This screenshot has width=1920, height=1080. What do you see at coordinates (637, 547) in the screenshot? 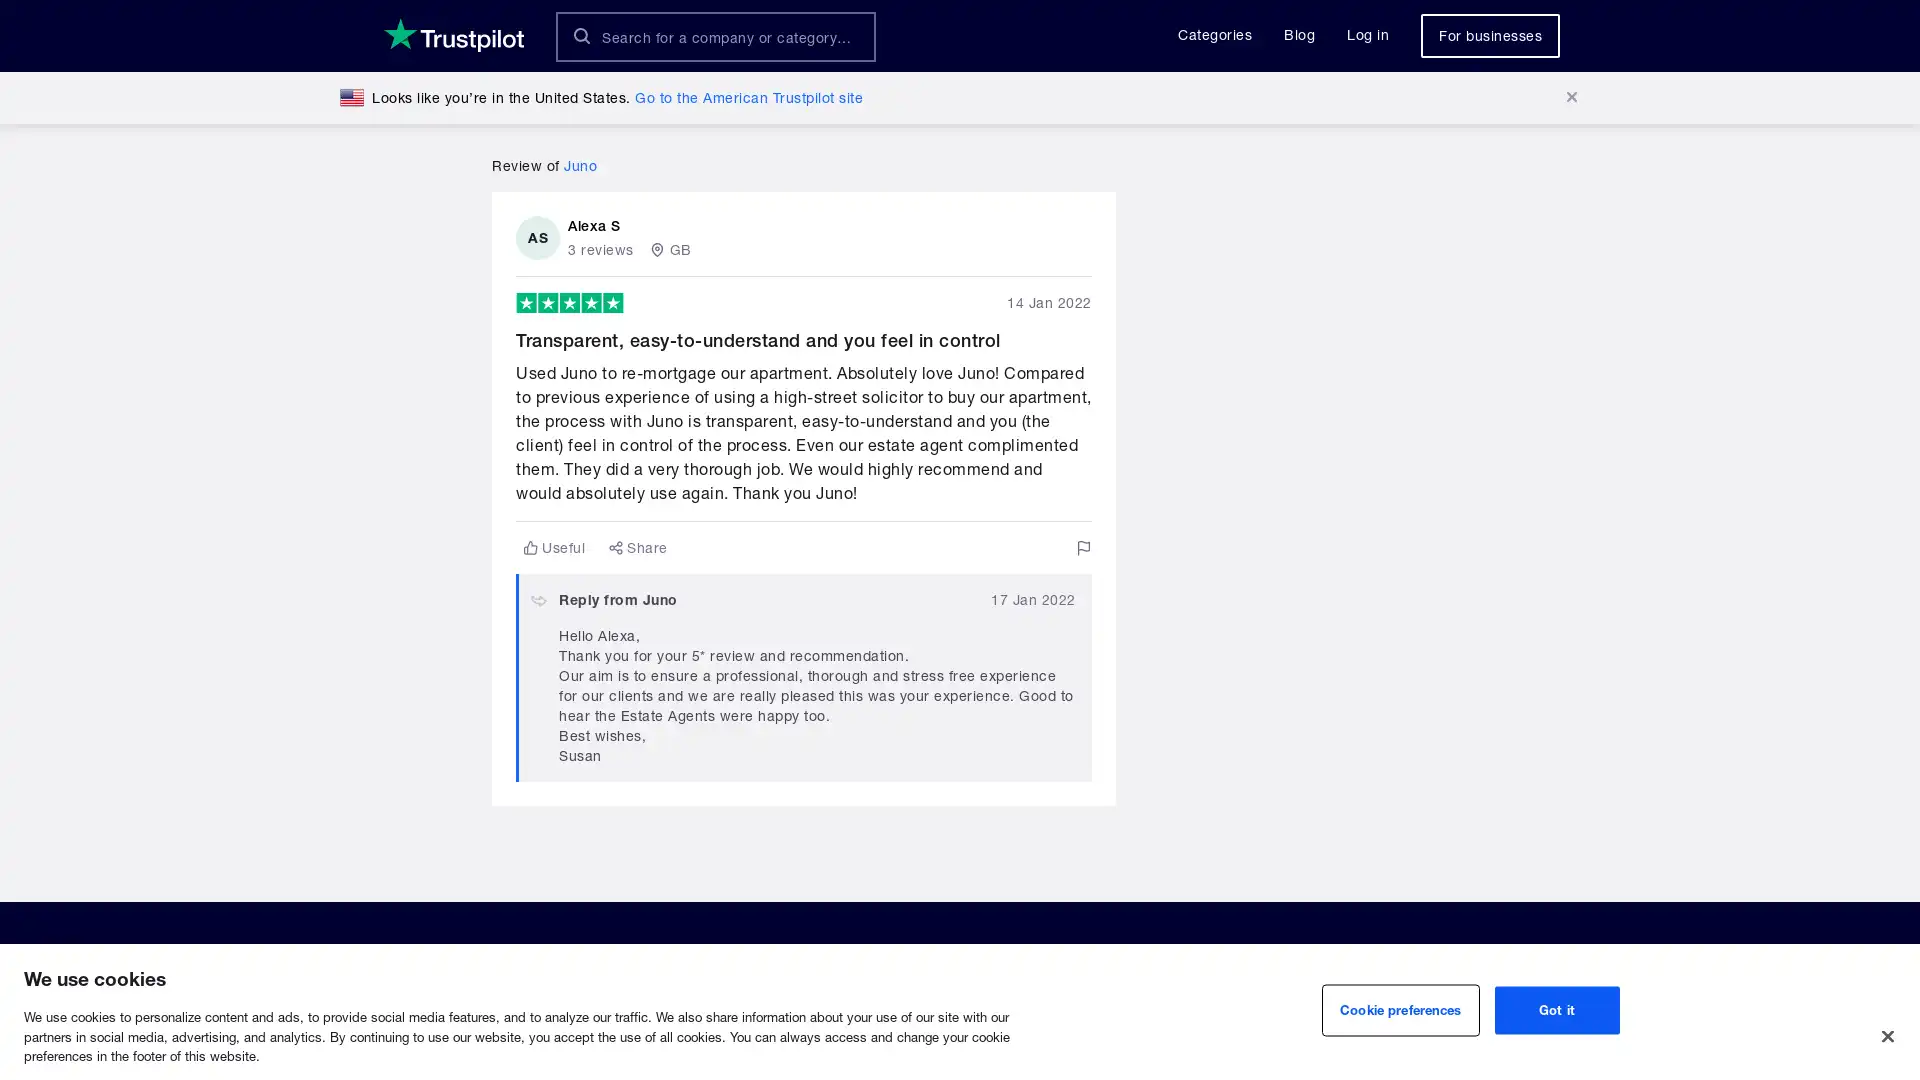
I see `Share` at bounding box center [637, 547].